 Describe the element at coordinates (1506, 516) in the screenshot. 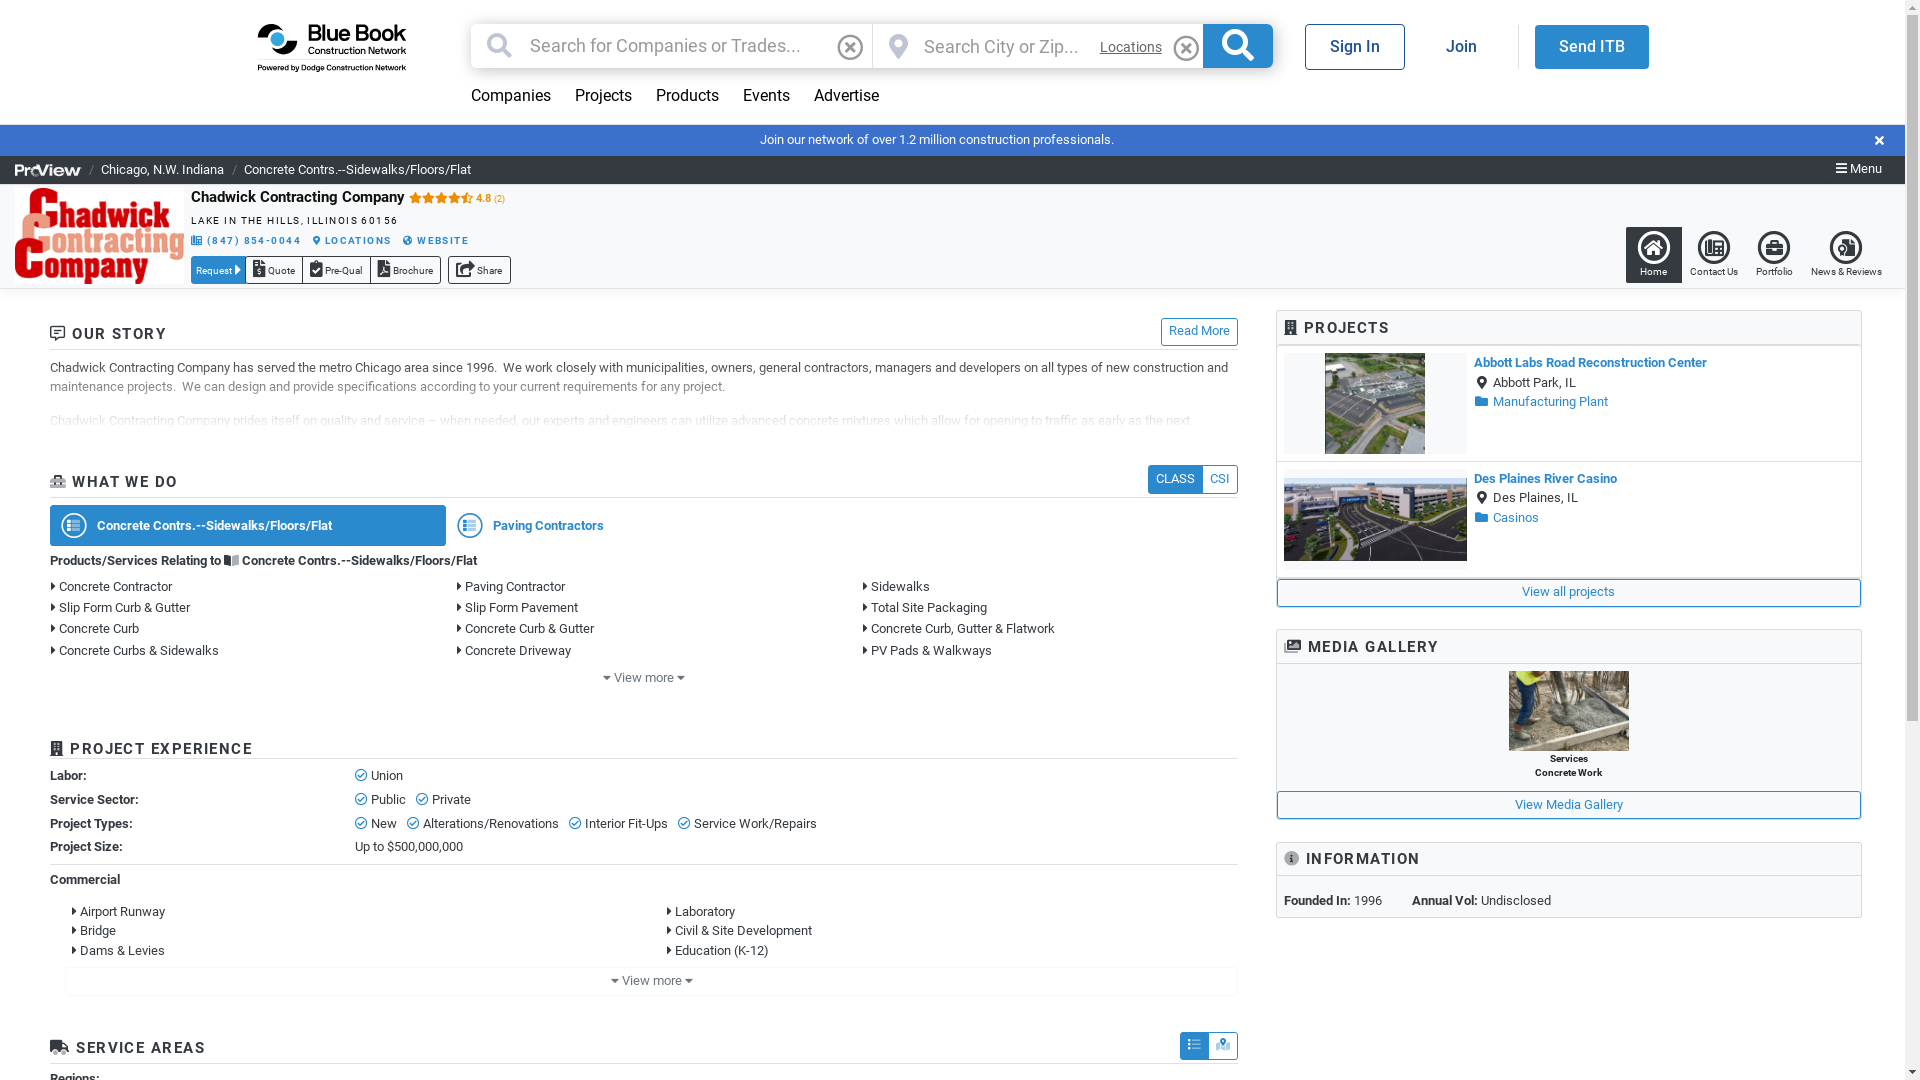

I see `'Casinos'` at that location.